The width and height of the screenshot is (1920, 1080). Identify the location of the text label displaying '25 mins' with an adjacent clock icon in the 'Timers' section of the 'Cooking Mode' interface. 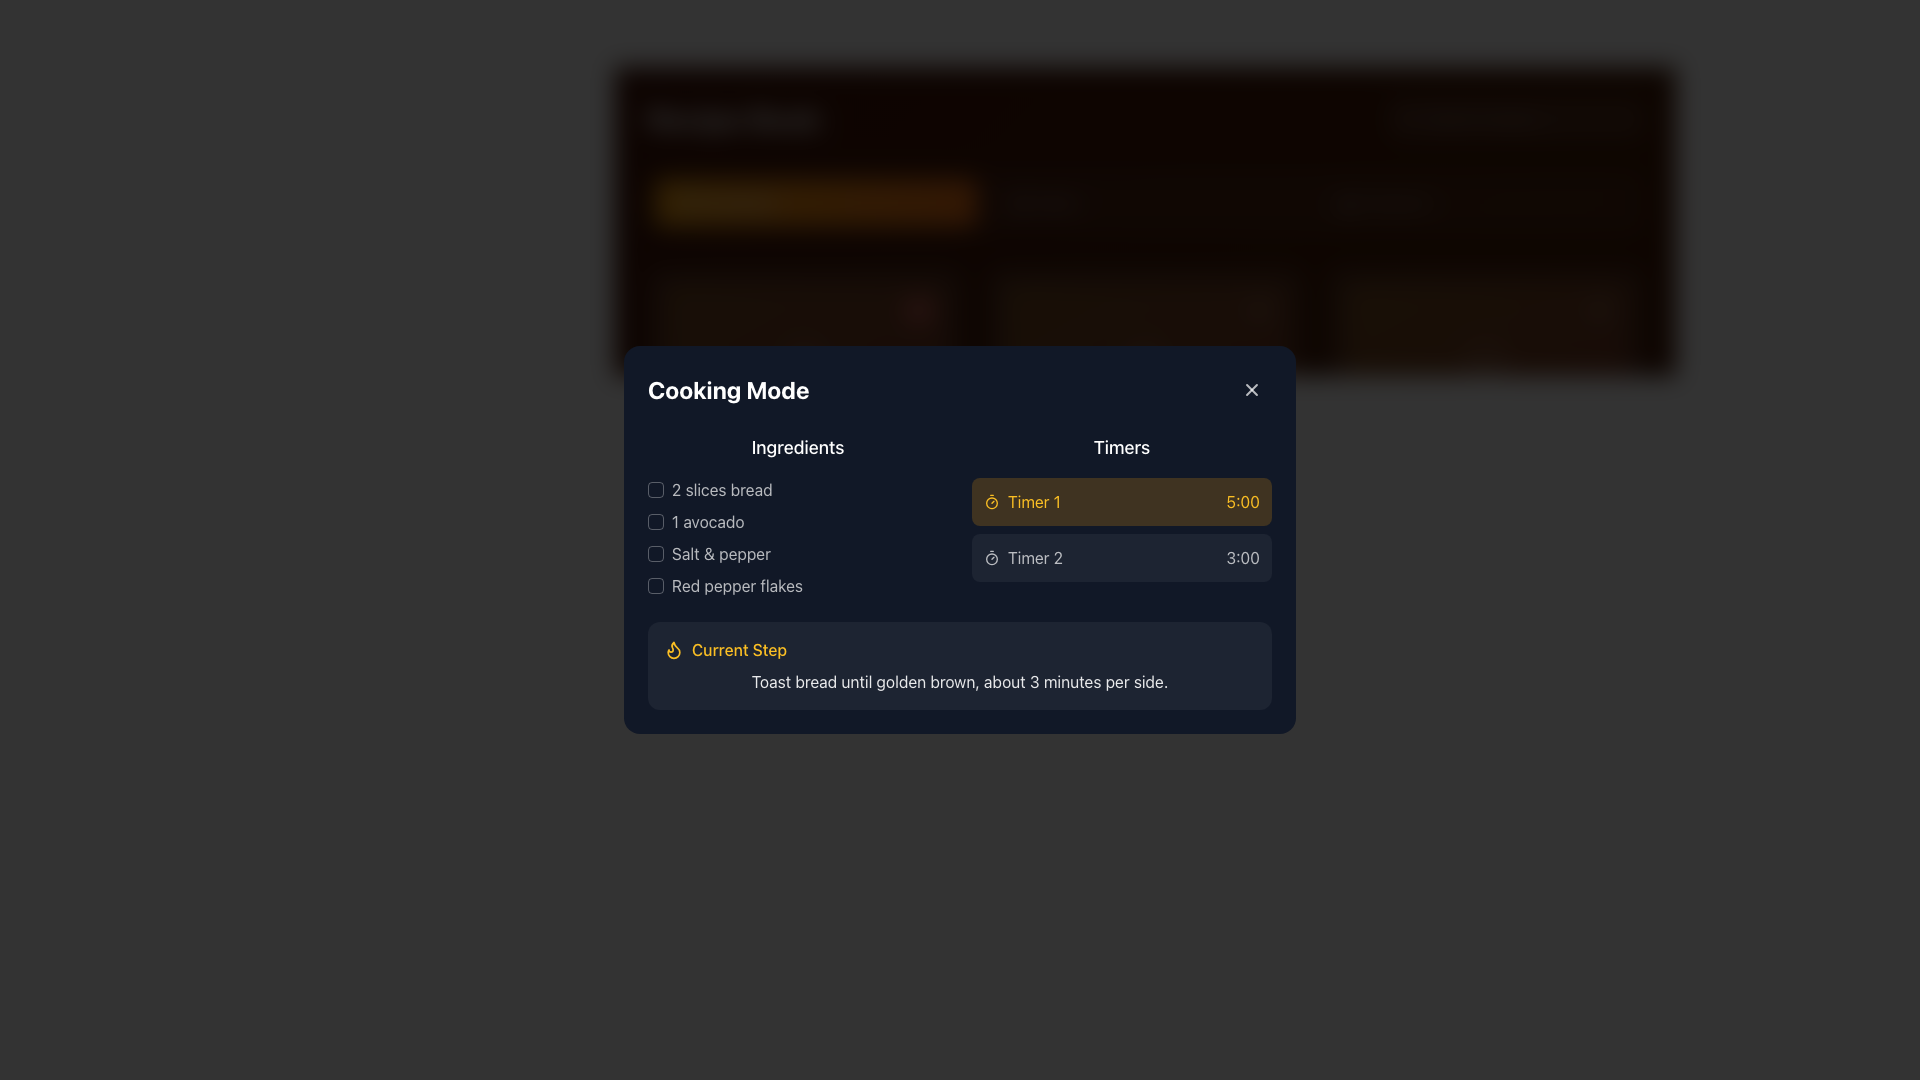
(1038, 504).